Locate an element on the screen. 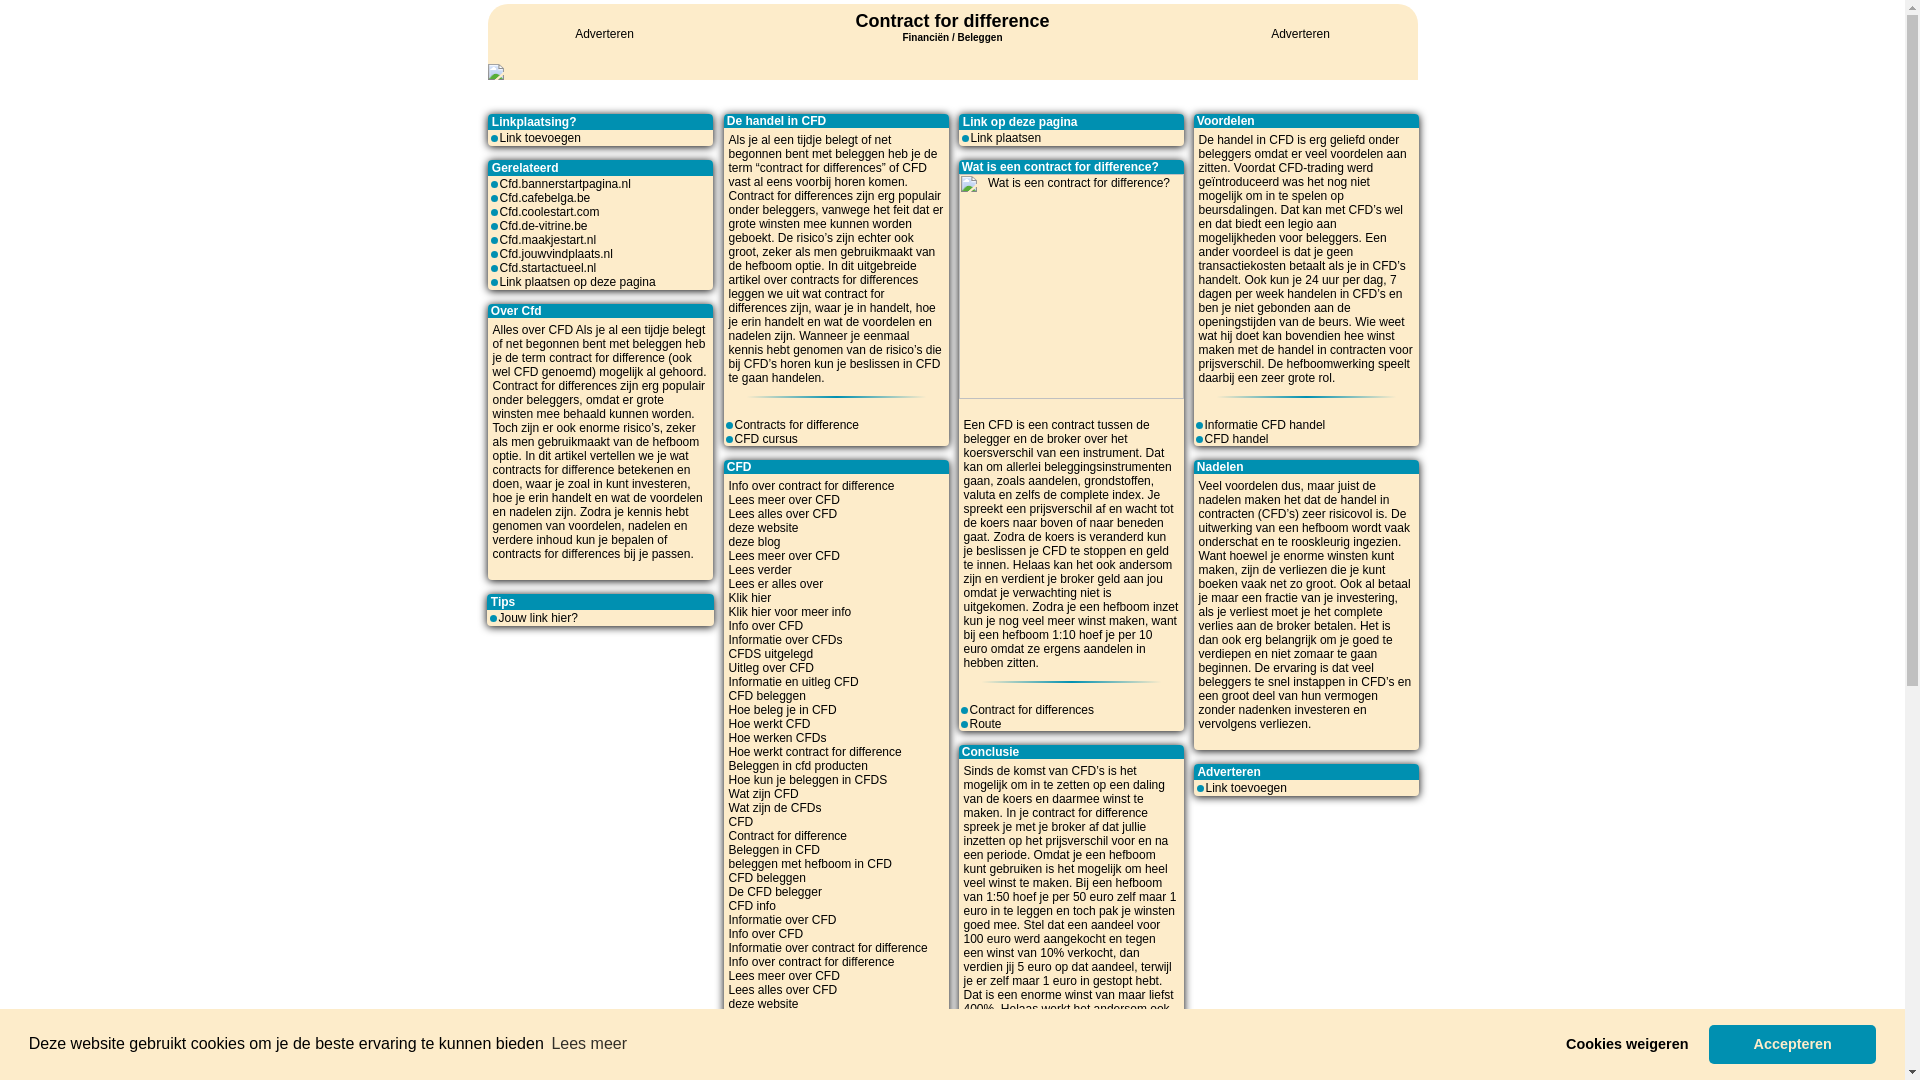 The height and width of the screenshot is (1080, 1920). 'Wat zijn de CFDs' is located at coordinates (773, 806).